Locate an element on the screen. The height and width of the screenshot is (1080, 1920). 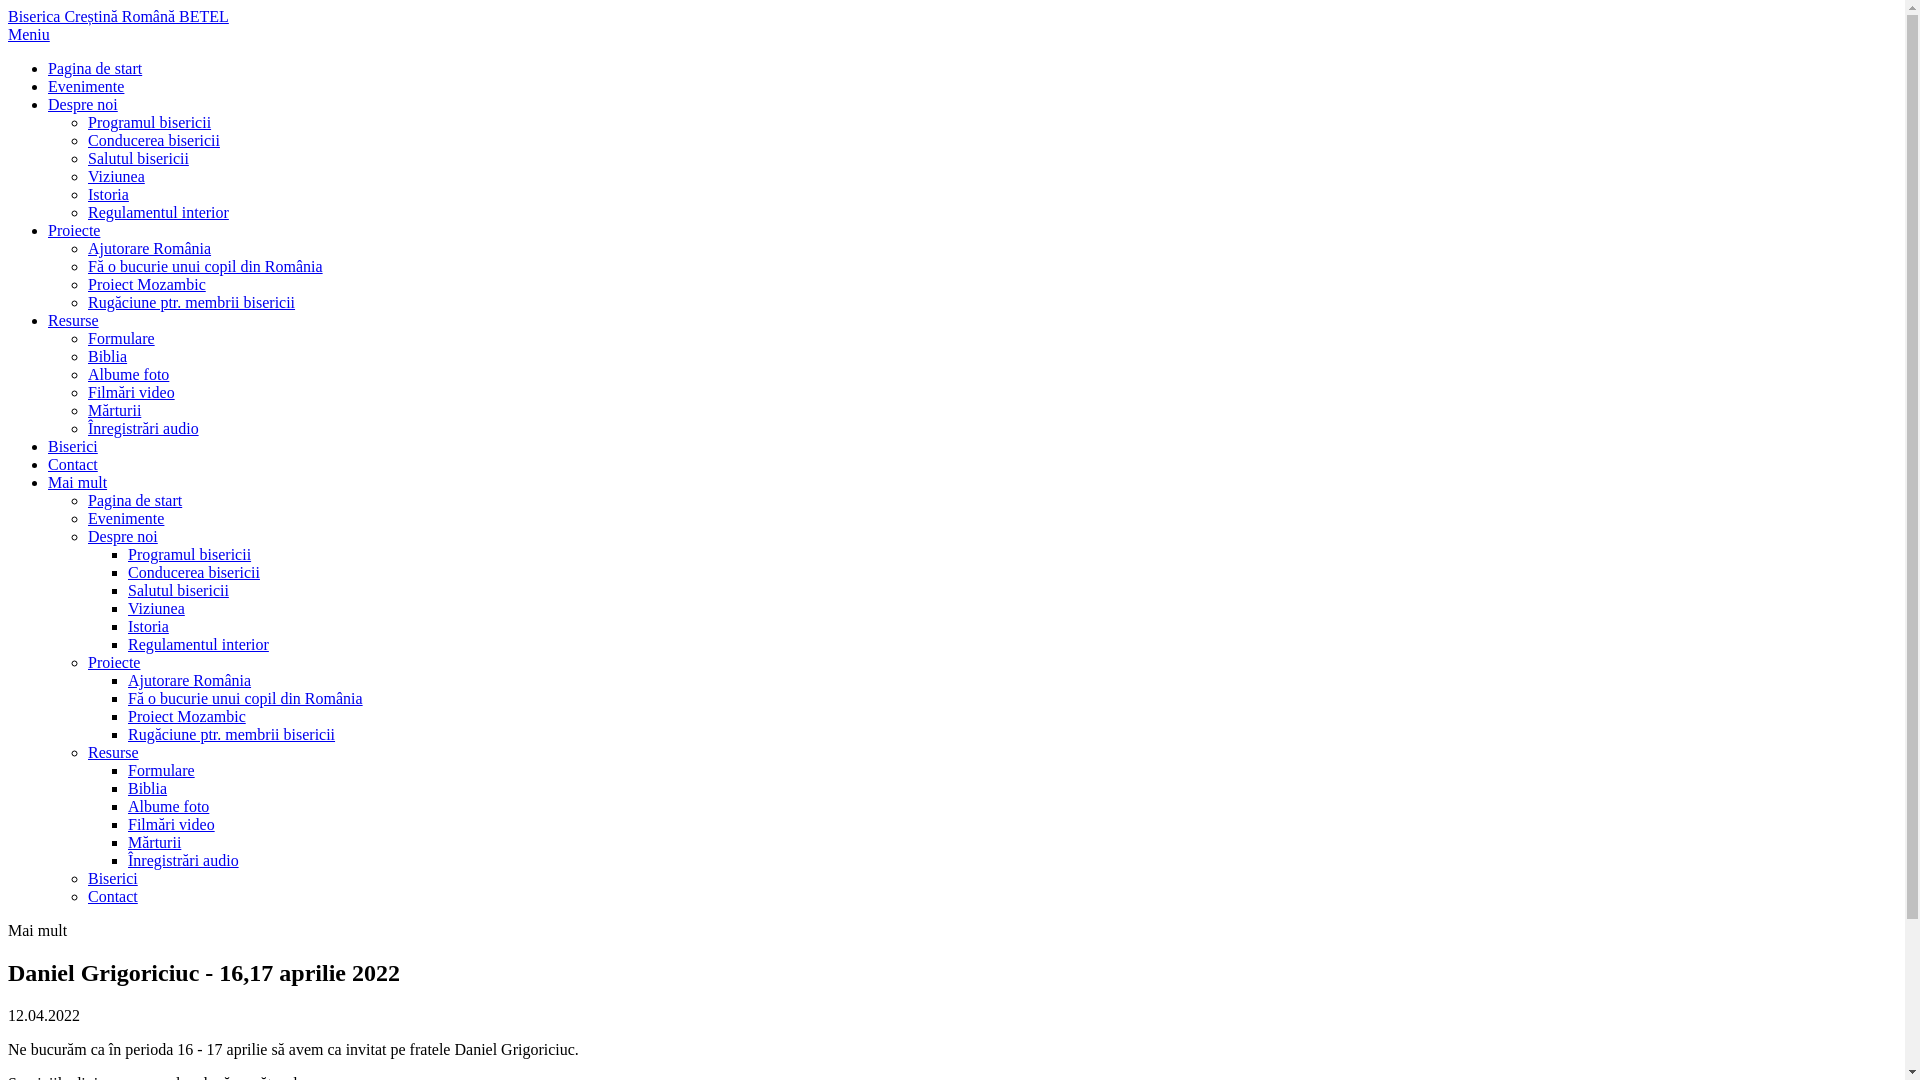
'Pagina de start' is located at coordinates (48, 67).